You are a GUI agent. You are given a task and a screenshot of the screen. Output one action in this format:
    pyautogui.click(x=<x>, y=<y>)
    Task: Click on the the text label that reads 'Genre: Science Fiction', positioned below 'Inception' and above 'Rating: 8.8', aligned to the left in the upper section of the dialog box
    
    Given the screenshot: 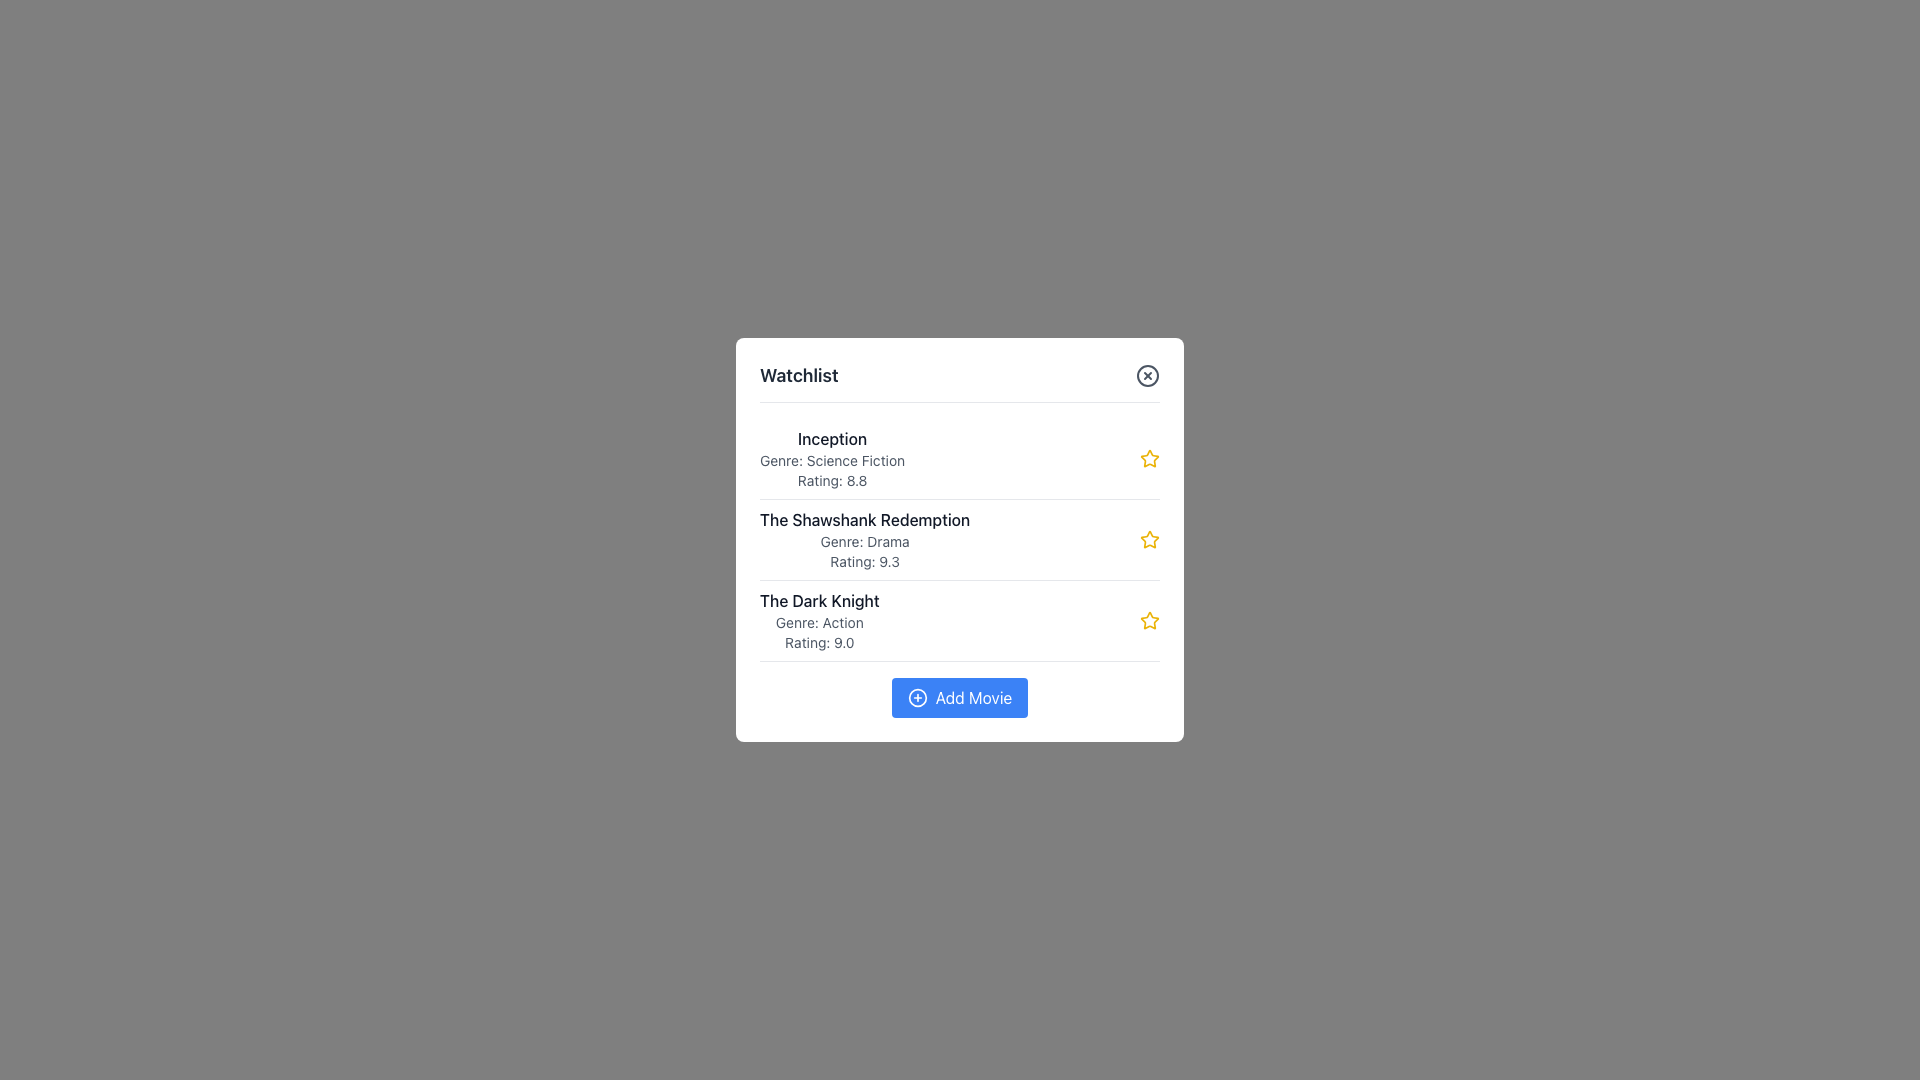 What is the action you would take?
    pyautogui.click(x=832, y=461)
    